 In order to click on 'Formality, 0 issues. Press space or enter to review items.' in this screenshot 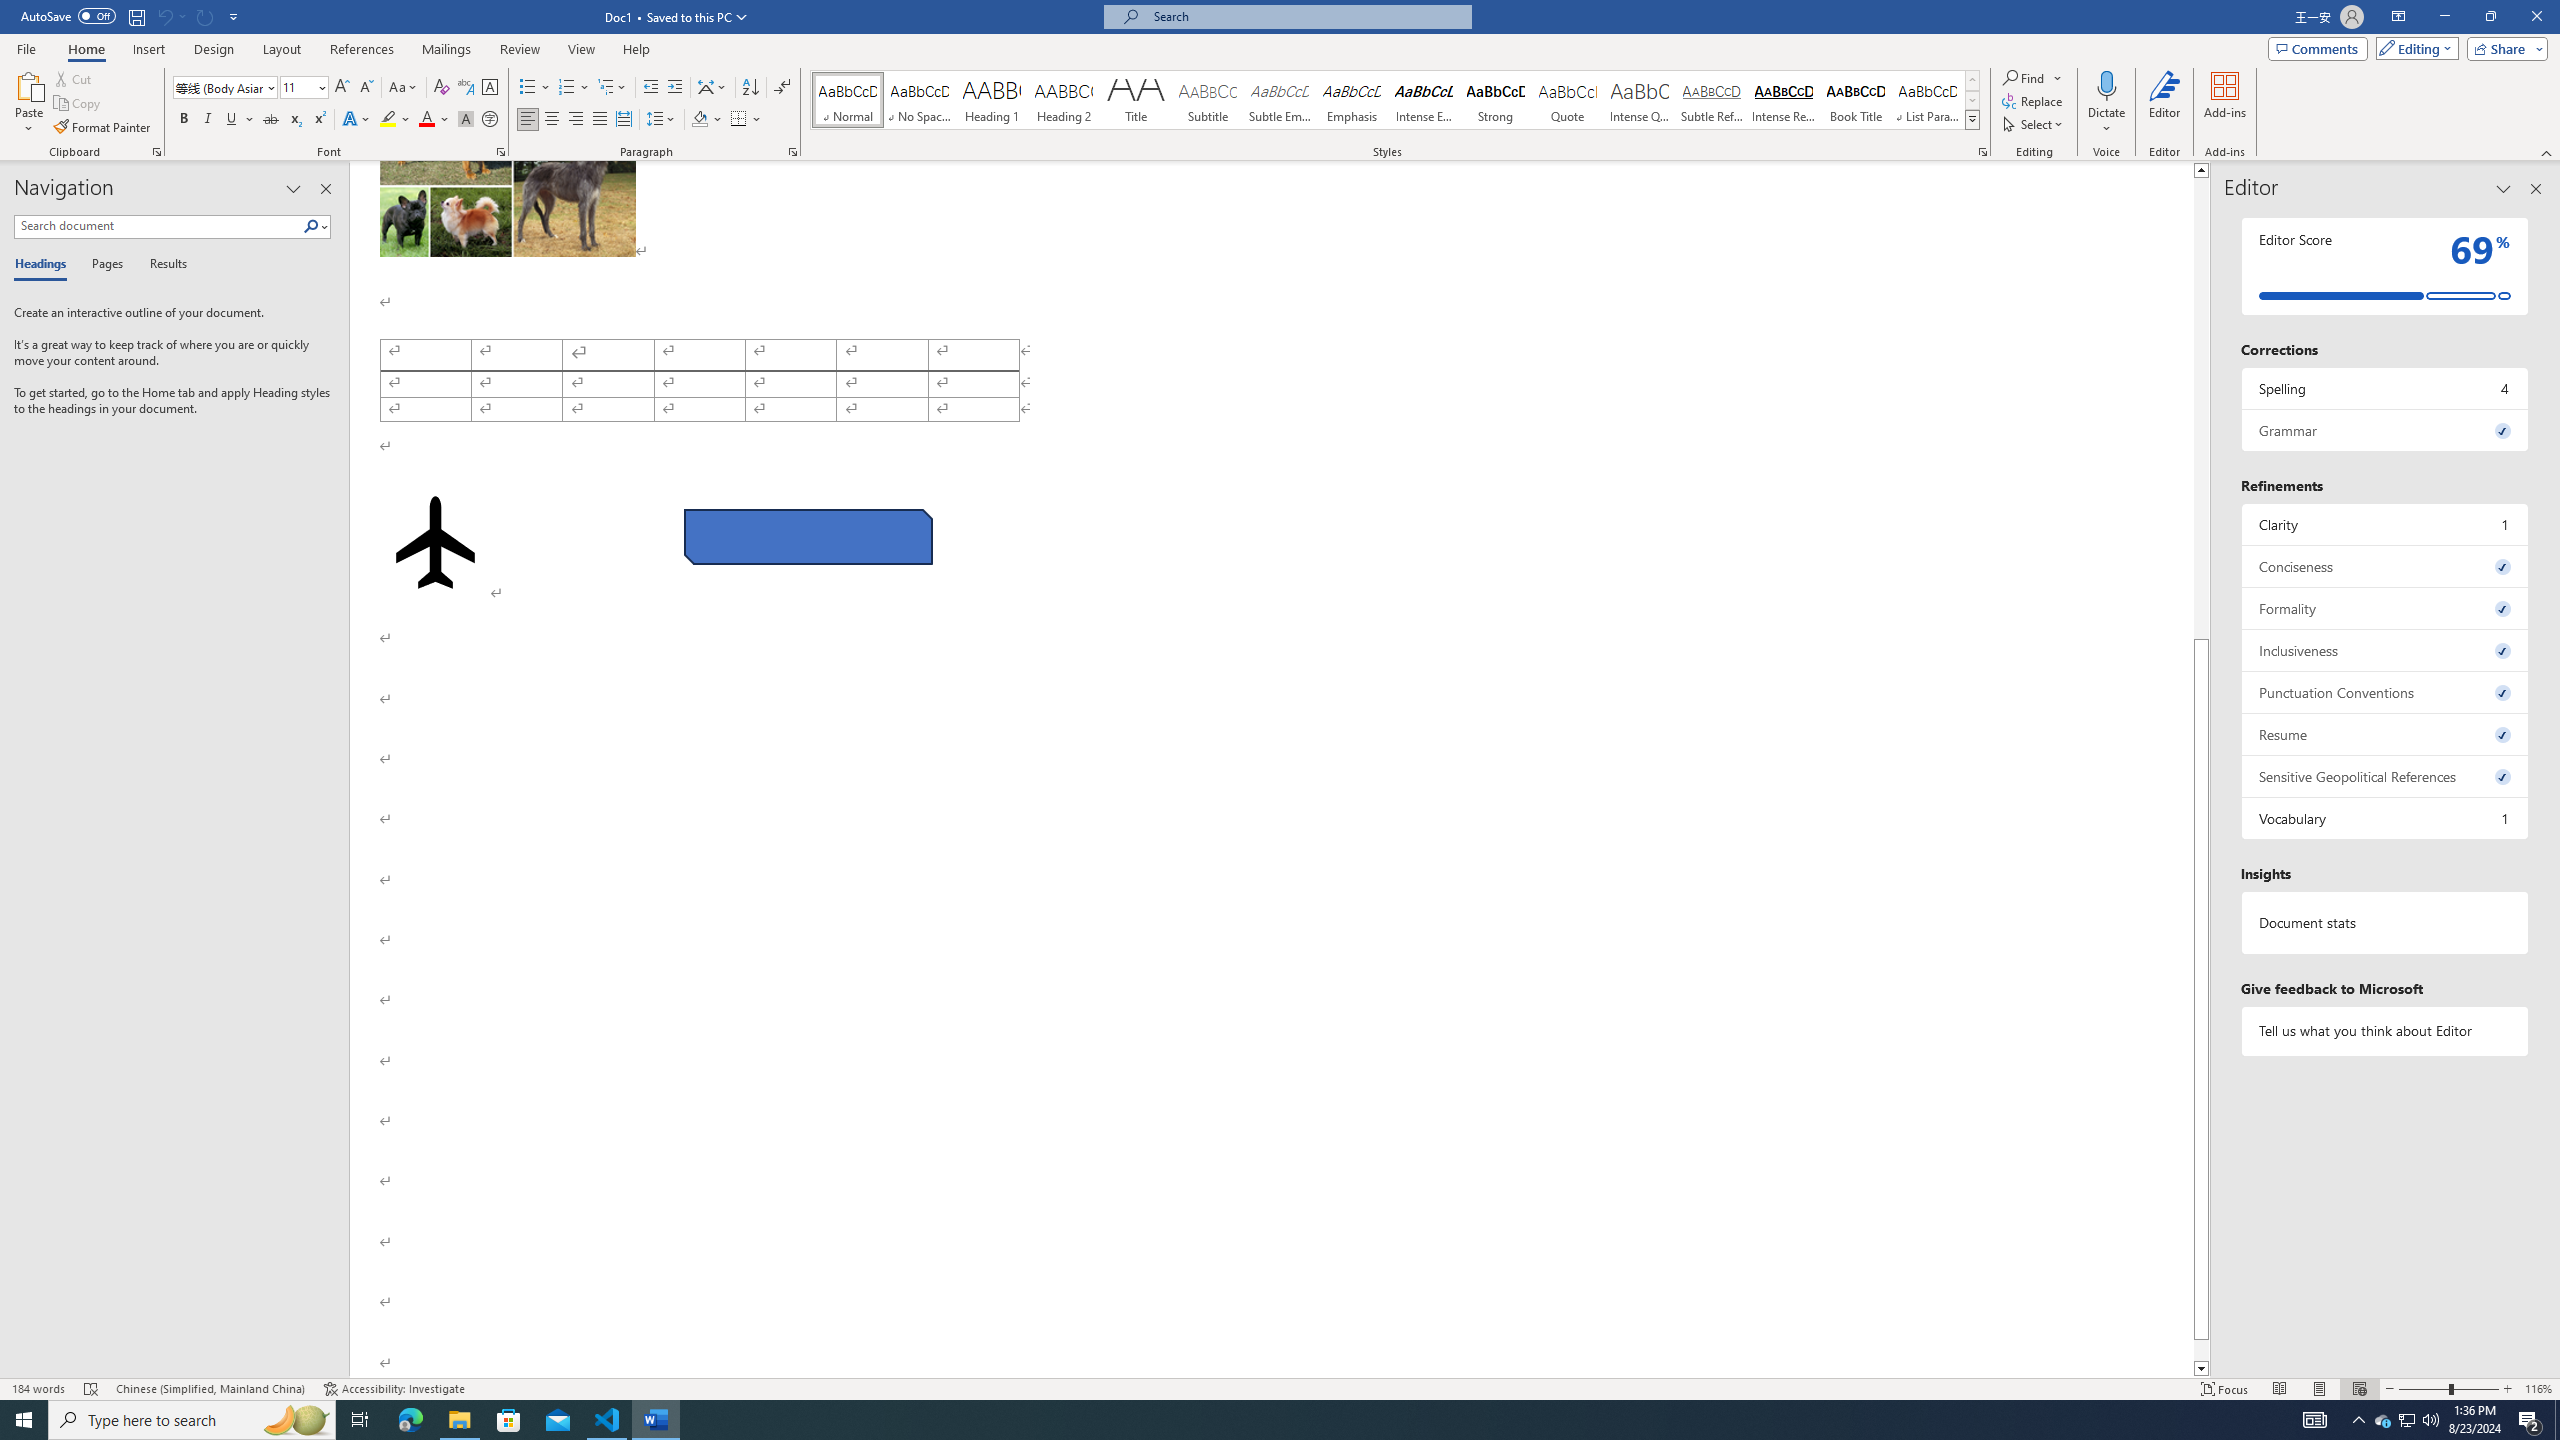, I will do `click(2384, 608)`.